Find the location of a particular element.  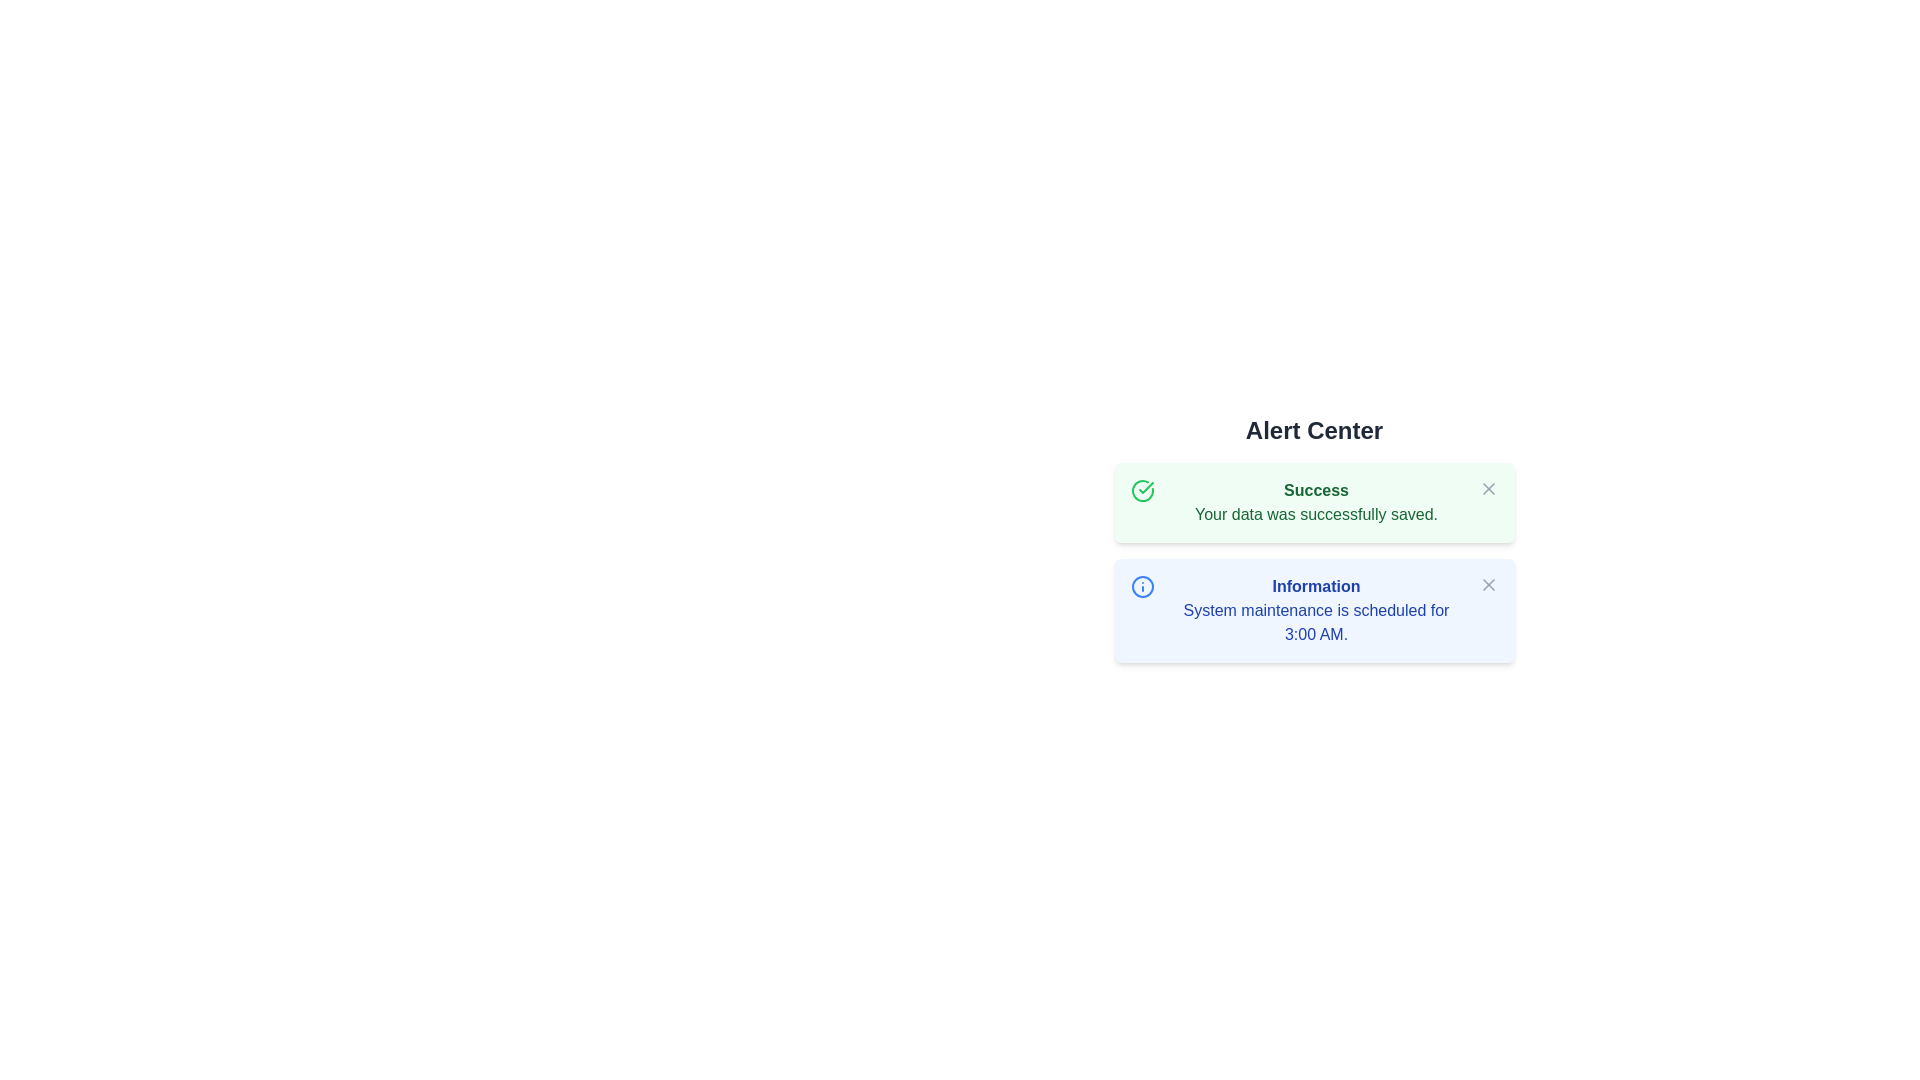

the success message Text Display in the Alert Center section, which is part of a green notification box confirming successful operation completion is located at coordinates (1316, 501).